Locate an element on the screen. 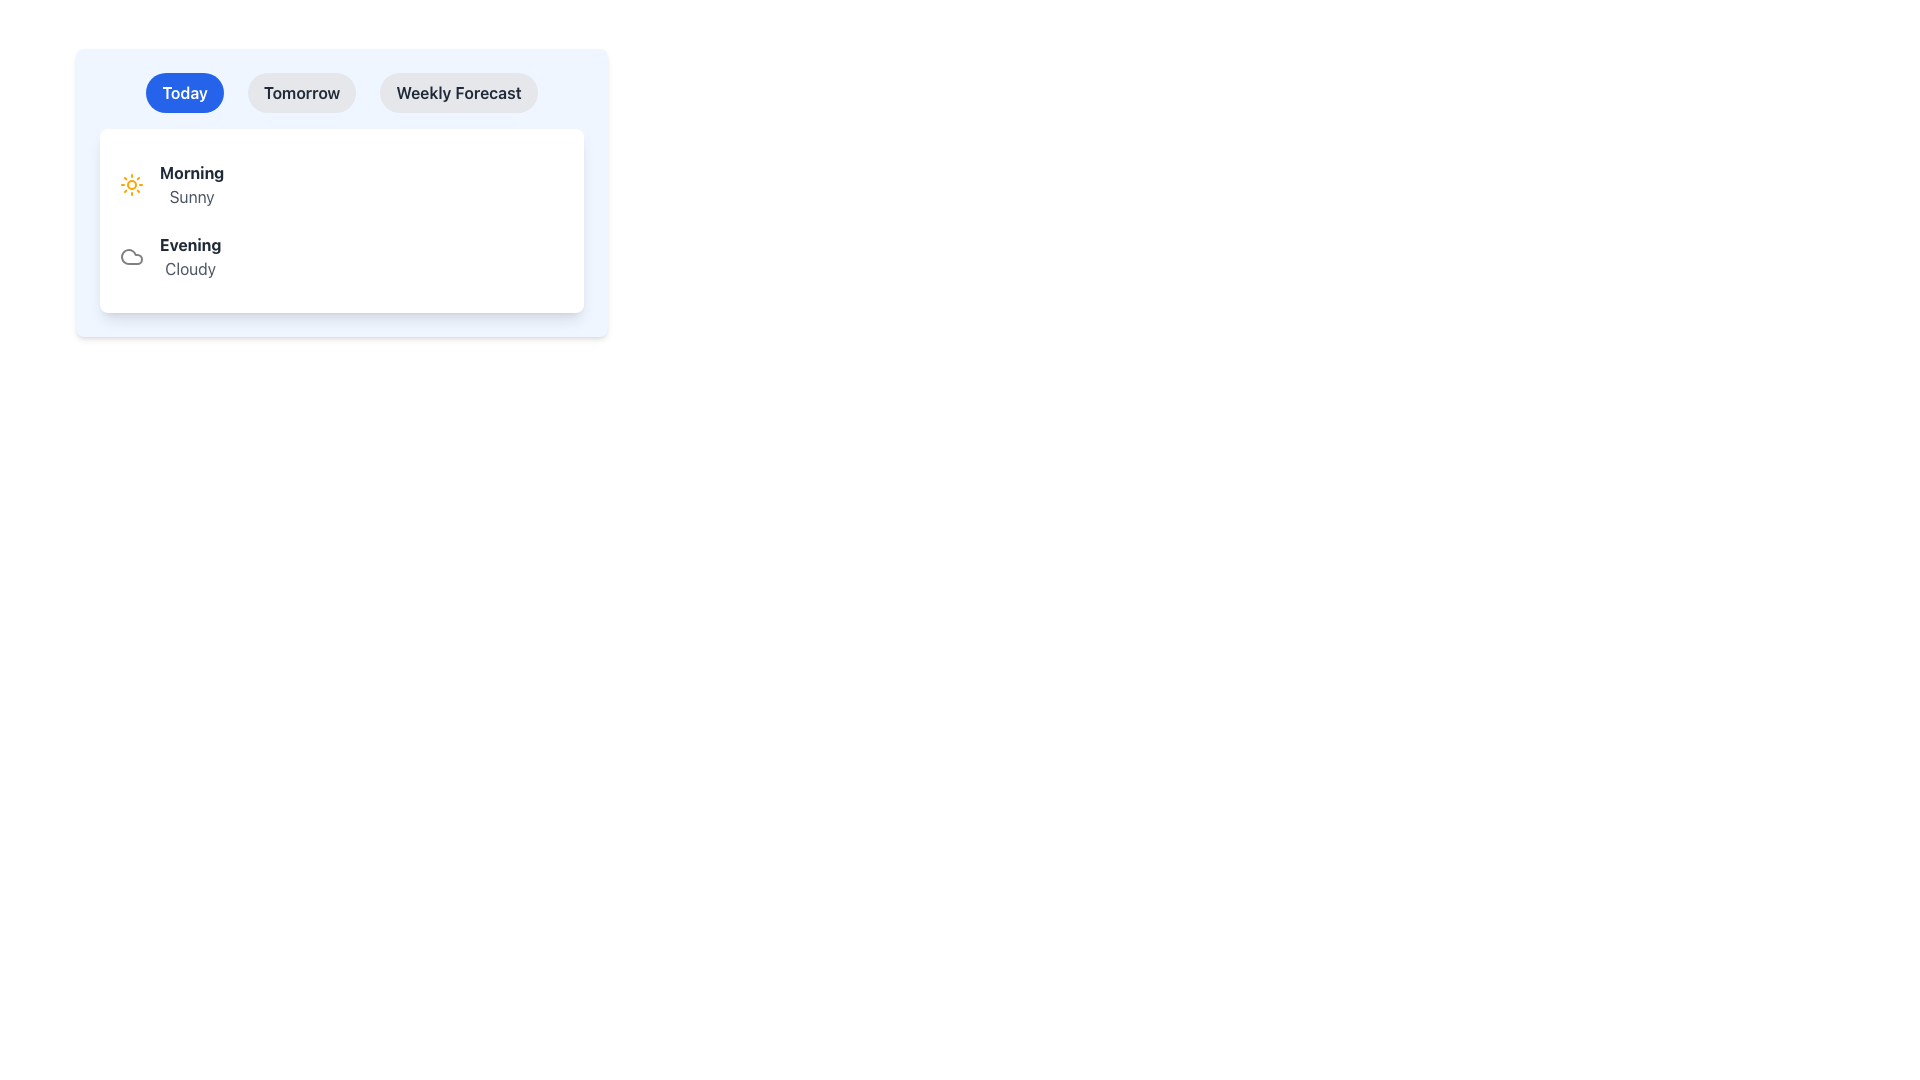 This screenshot has width=1920, height=1080. the 'Cloudy' text label, which is styled in gray with a lighter font weight, located below the bold 'Evening' label in the weather forecast card is located at coordinates (190, 268).